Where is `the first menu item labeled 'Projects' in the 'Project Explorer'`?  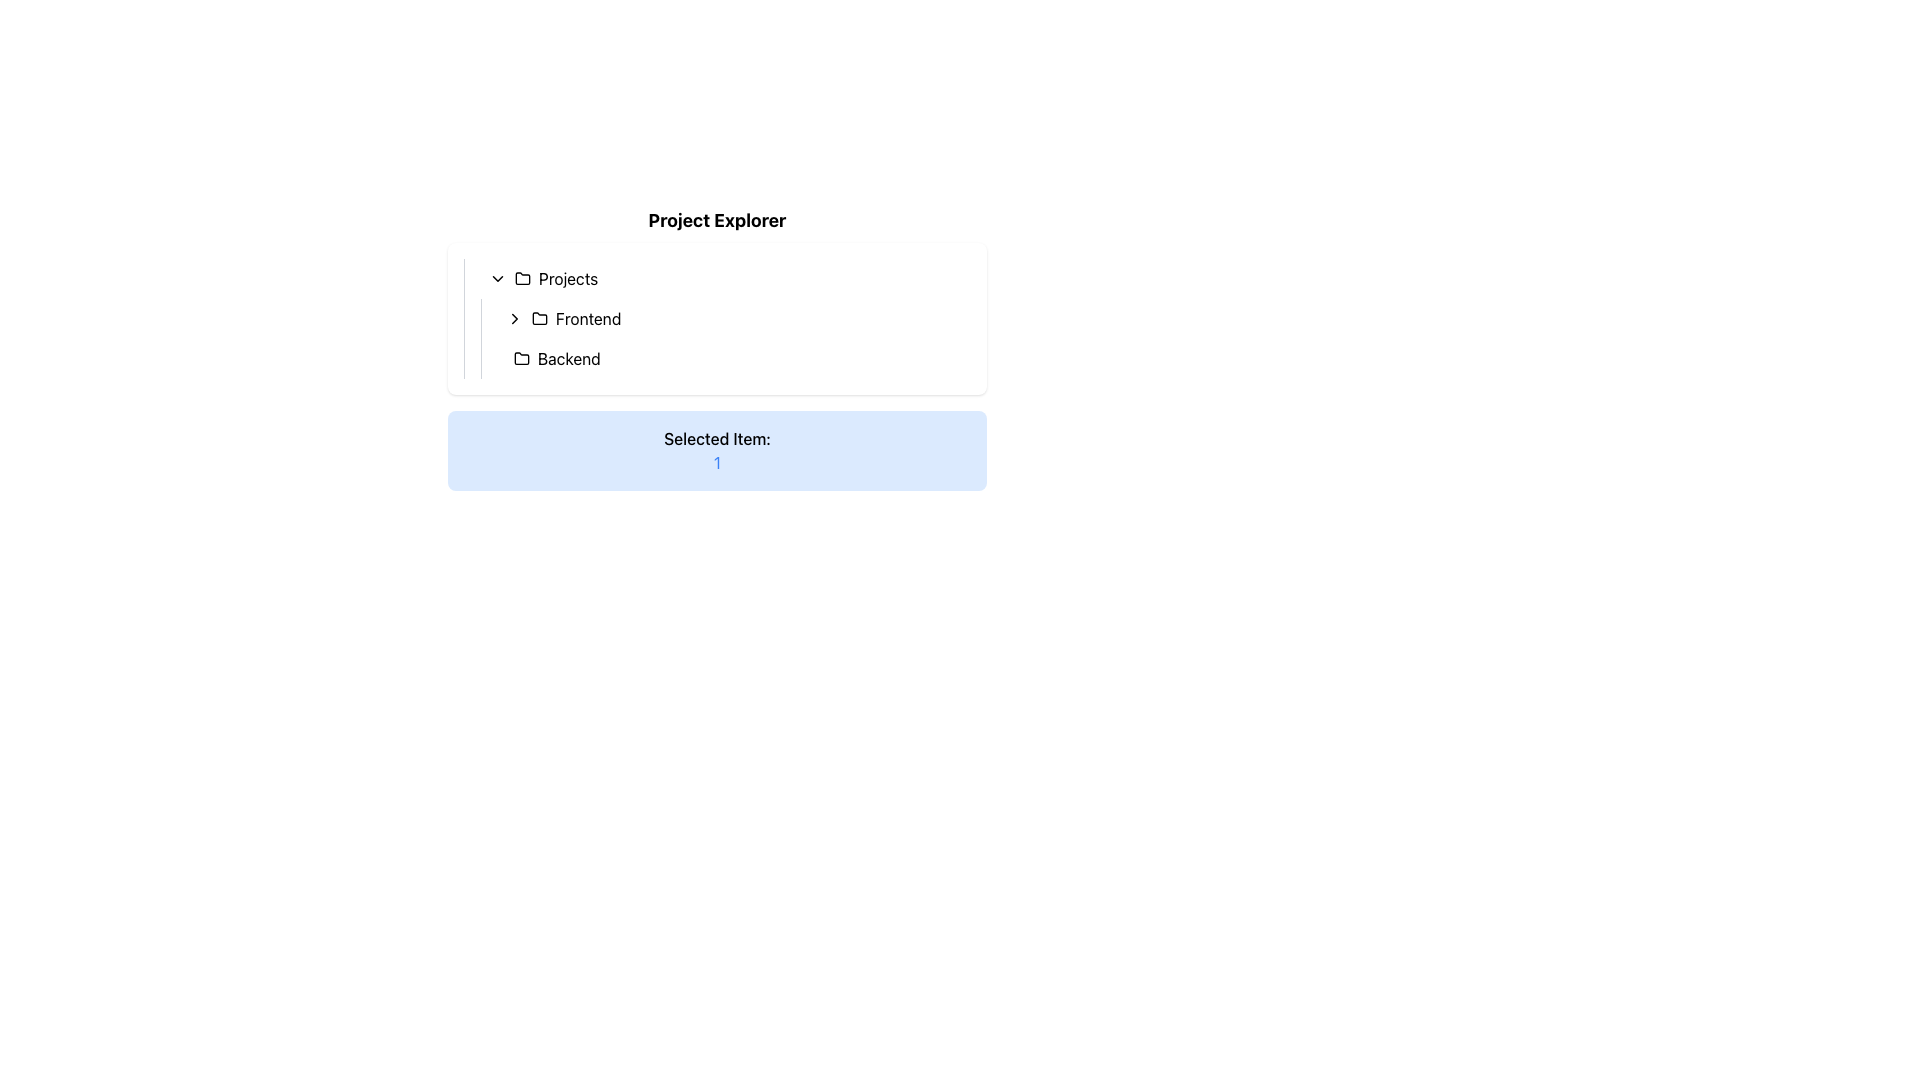
the first menu item labeled 'Projects' in the 'Project Explorer' is located at coordinates (724, 278).